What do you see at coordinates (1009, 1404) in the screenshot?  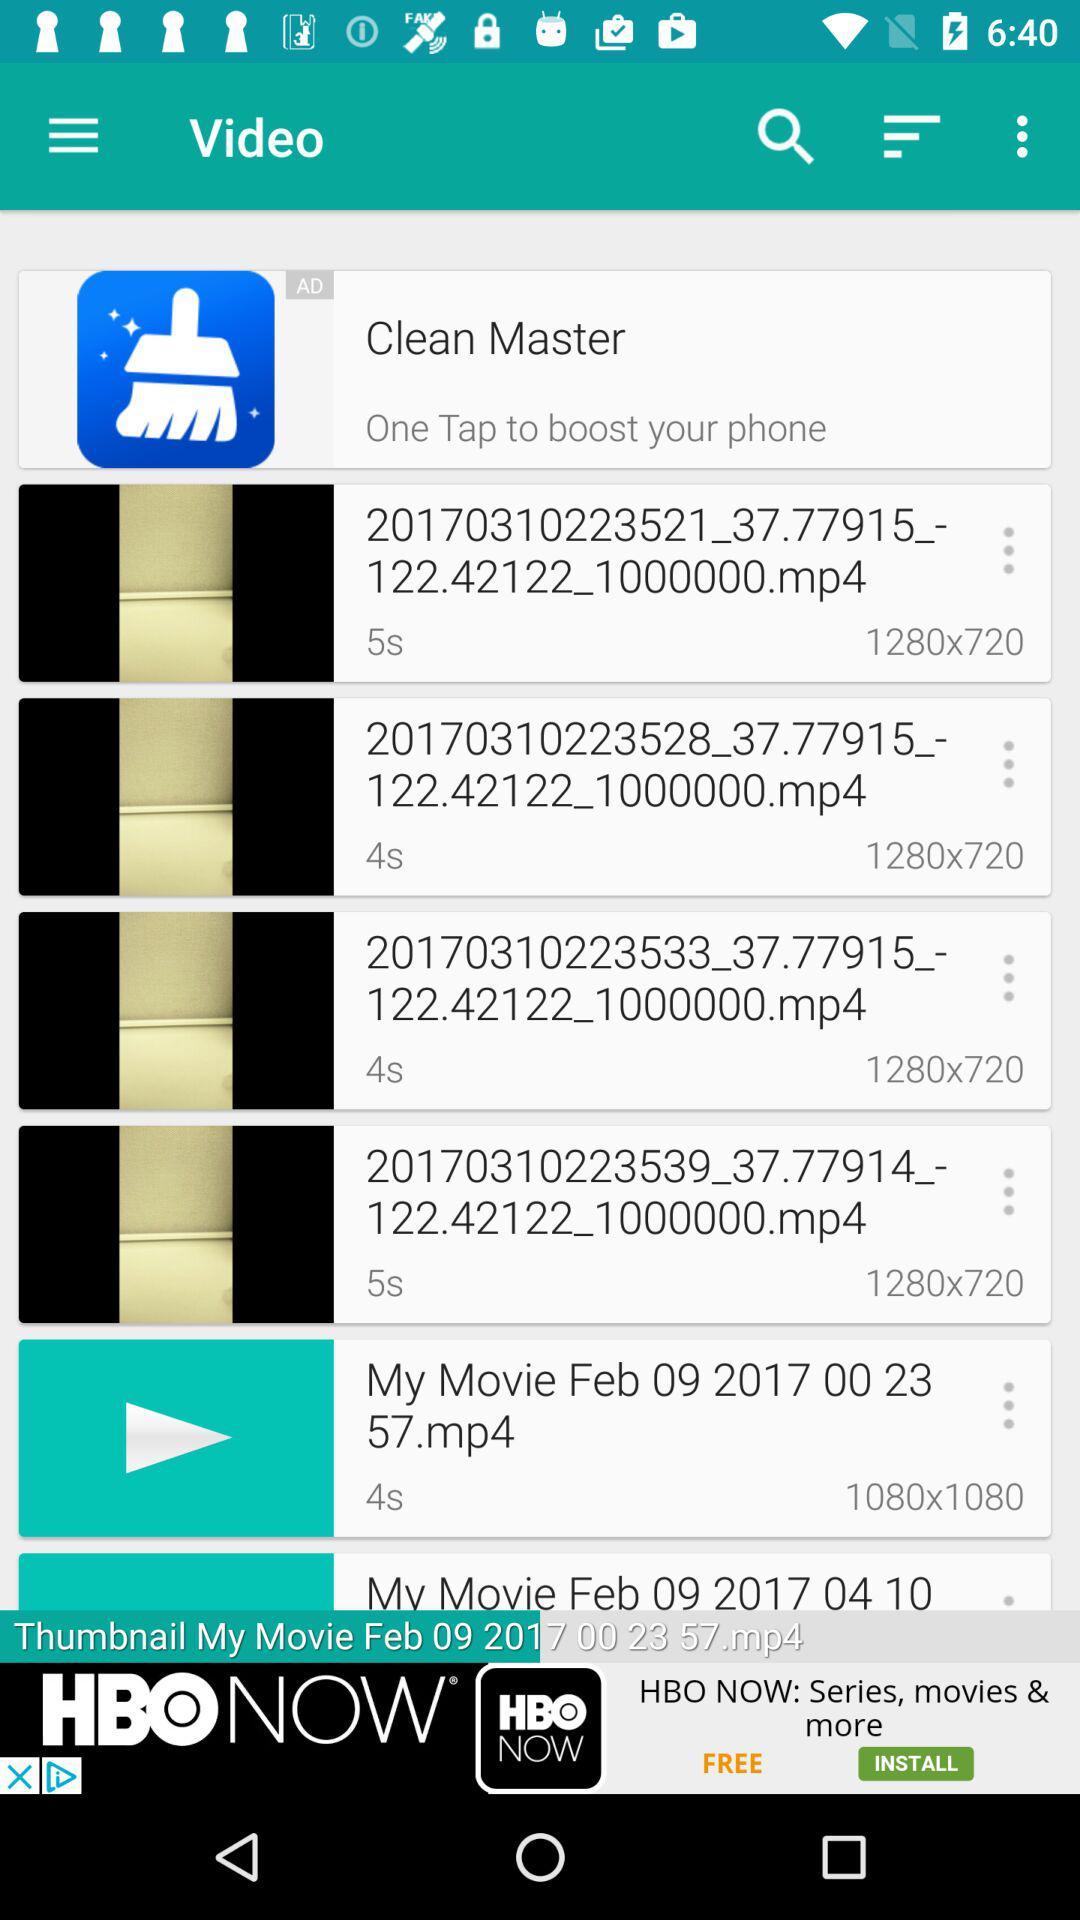 I see `3 dot icon beside 2357 mp4` at bounding box center [1009, 1404].